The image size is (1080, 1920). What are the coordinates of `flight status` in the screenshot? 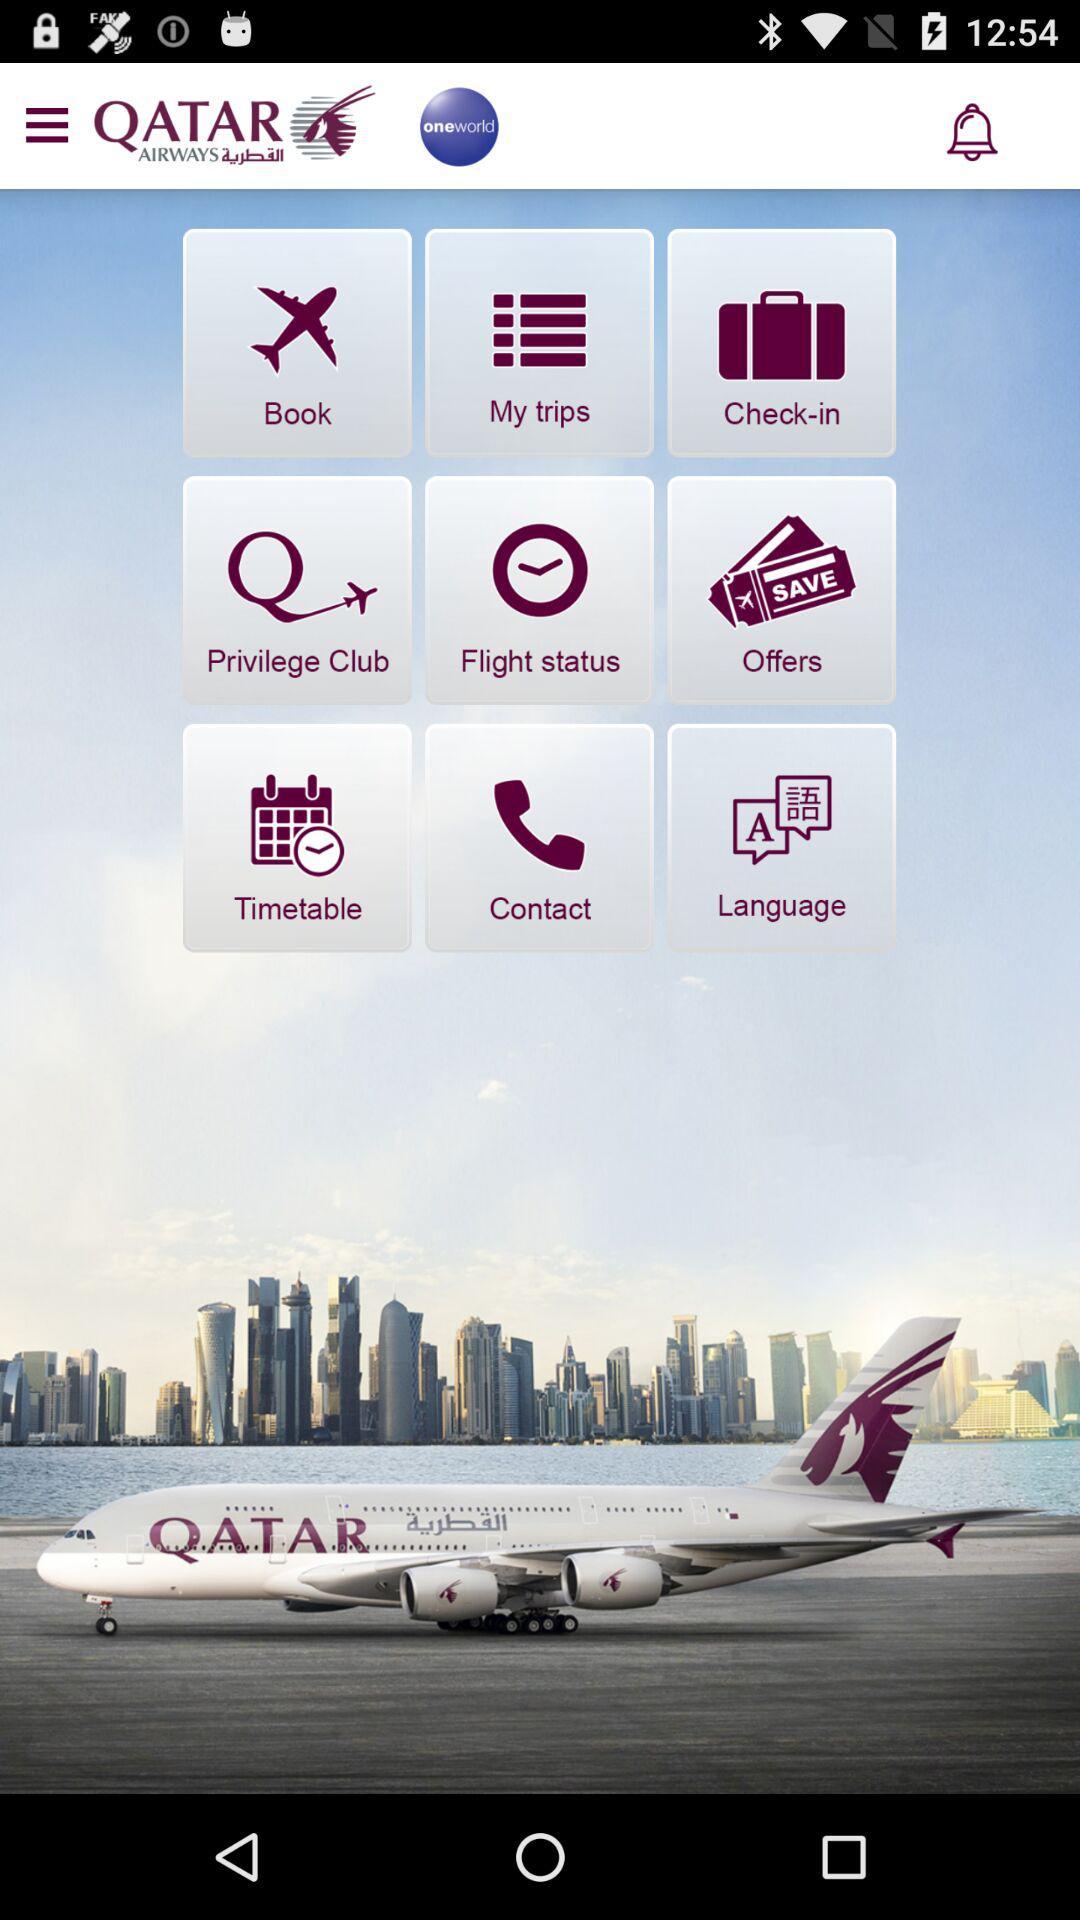 It's located at (538, 589).